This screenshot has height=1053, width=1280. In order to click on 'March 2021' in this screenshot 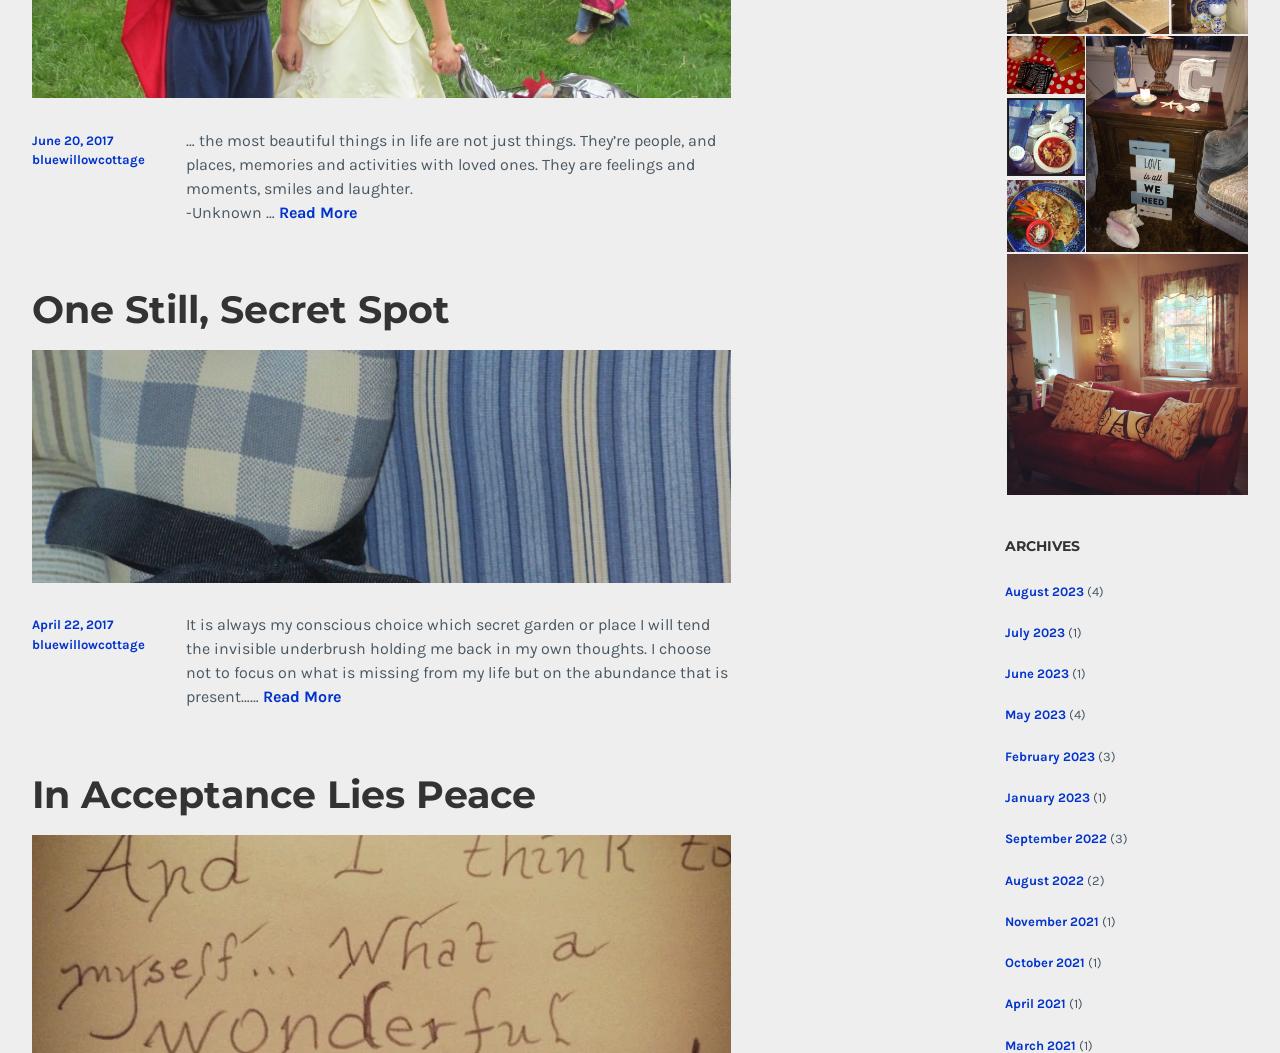, I will do `click(1039, 1043)`.